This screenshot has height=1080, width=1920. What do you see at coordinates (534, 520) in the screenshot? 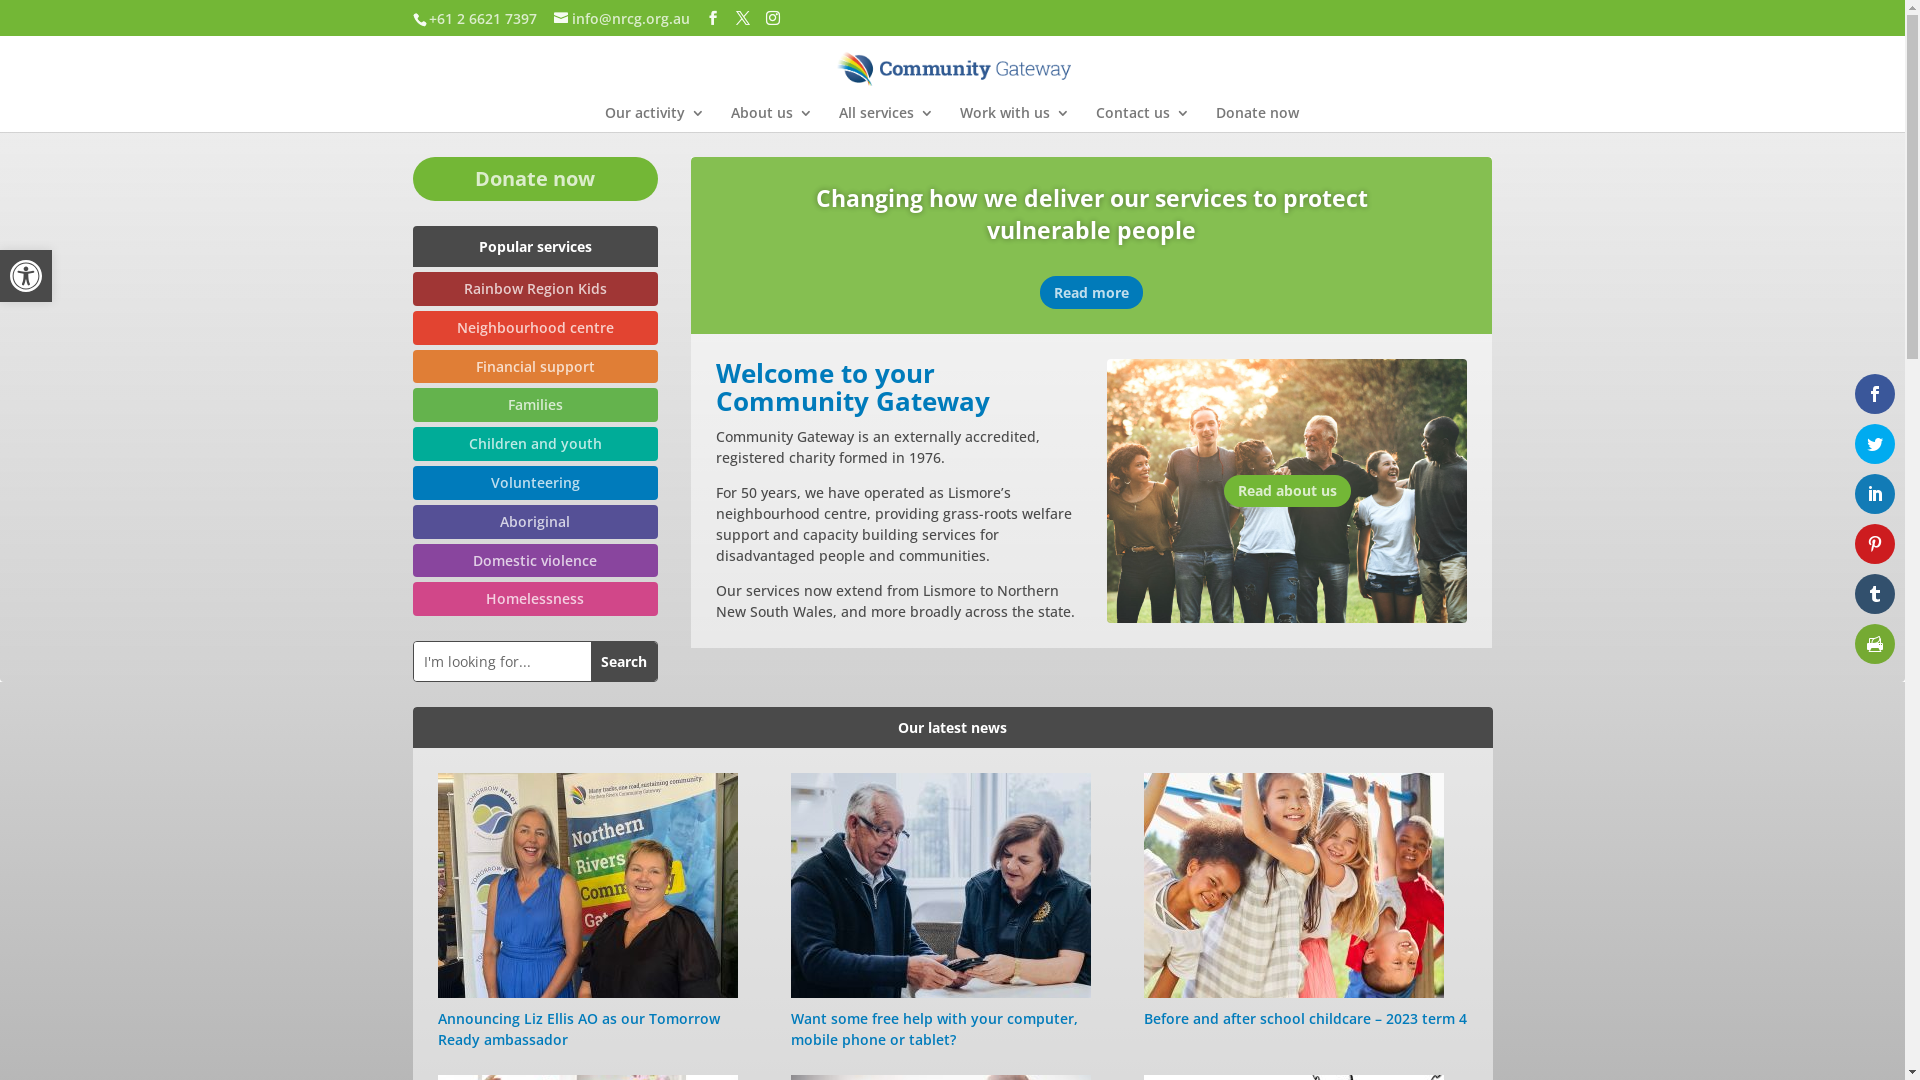
I see `'Aboriginal'` at bounding box center [534, 520].